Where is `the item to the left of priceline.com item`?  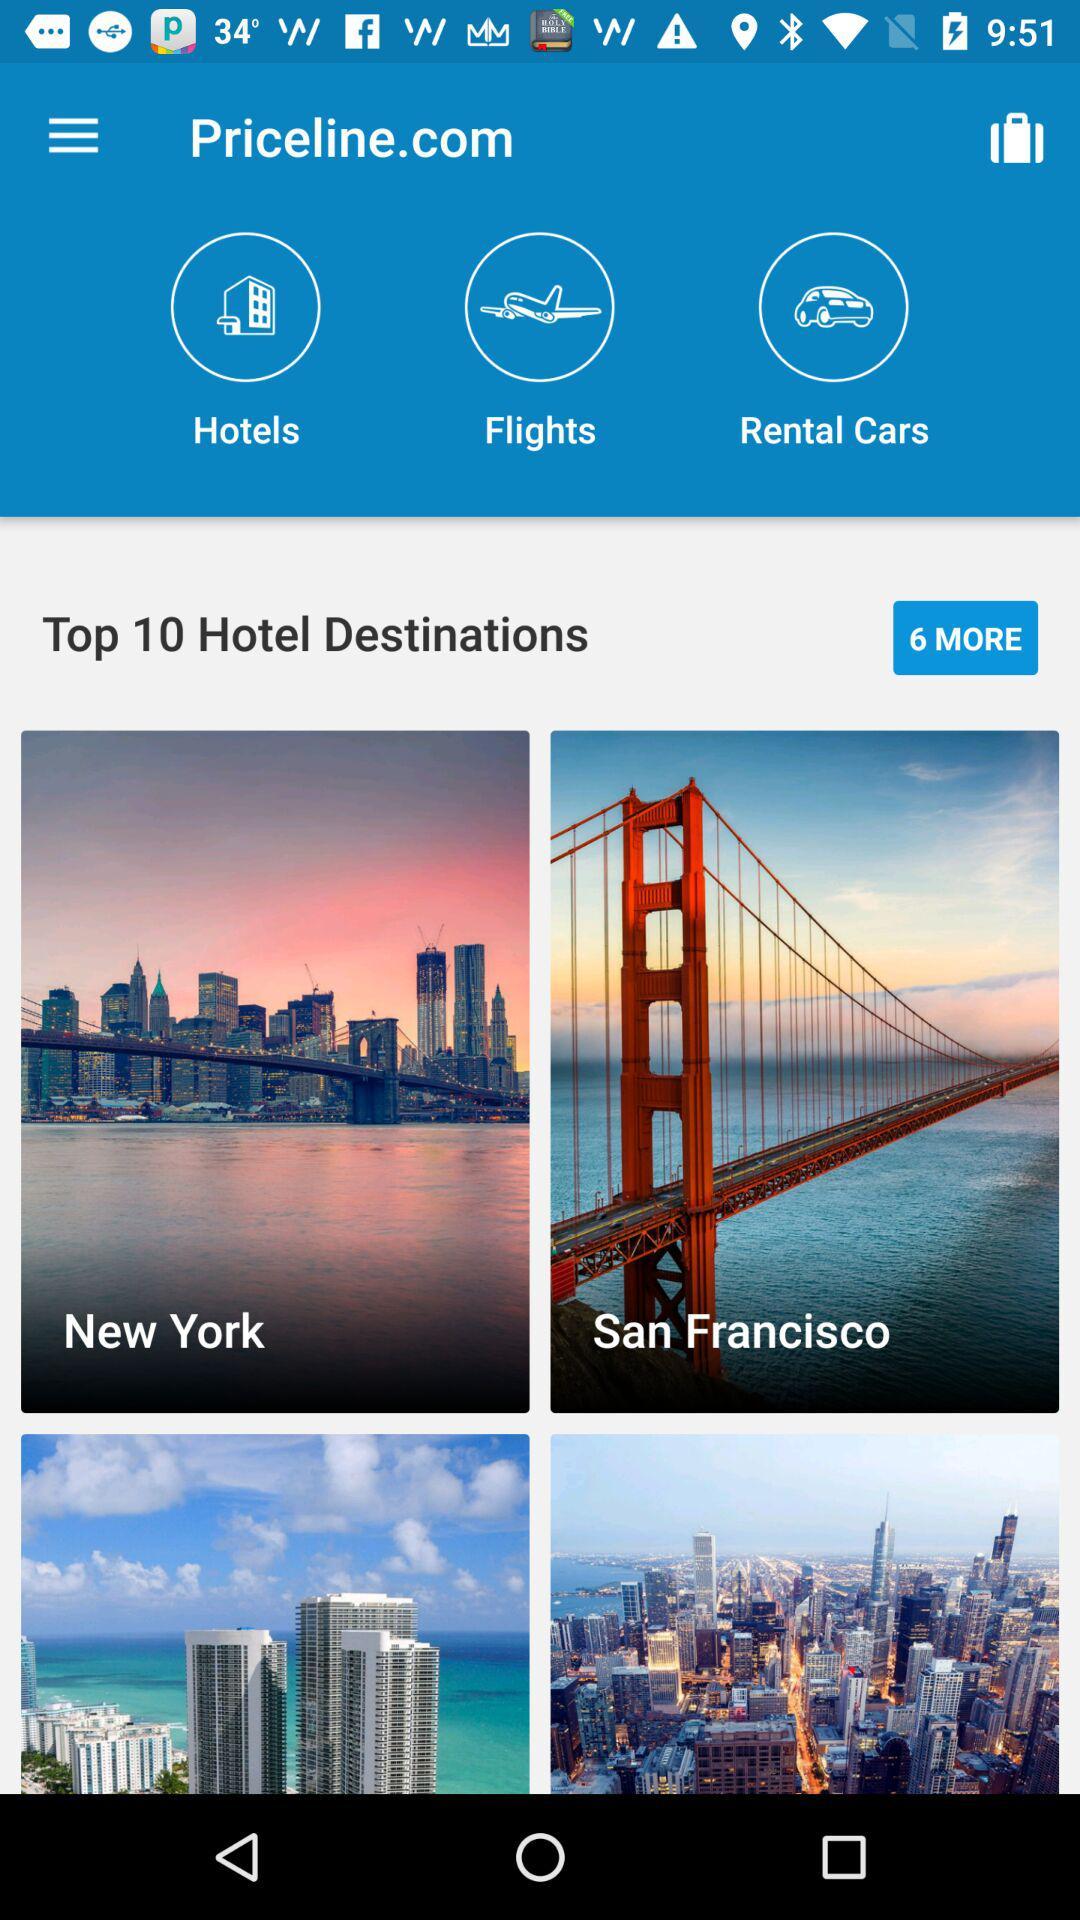
the item to the left of priceline.com item is located at coordinates (72, 135).